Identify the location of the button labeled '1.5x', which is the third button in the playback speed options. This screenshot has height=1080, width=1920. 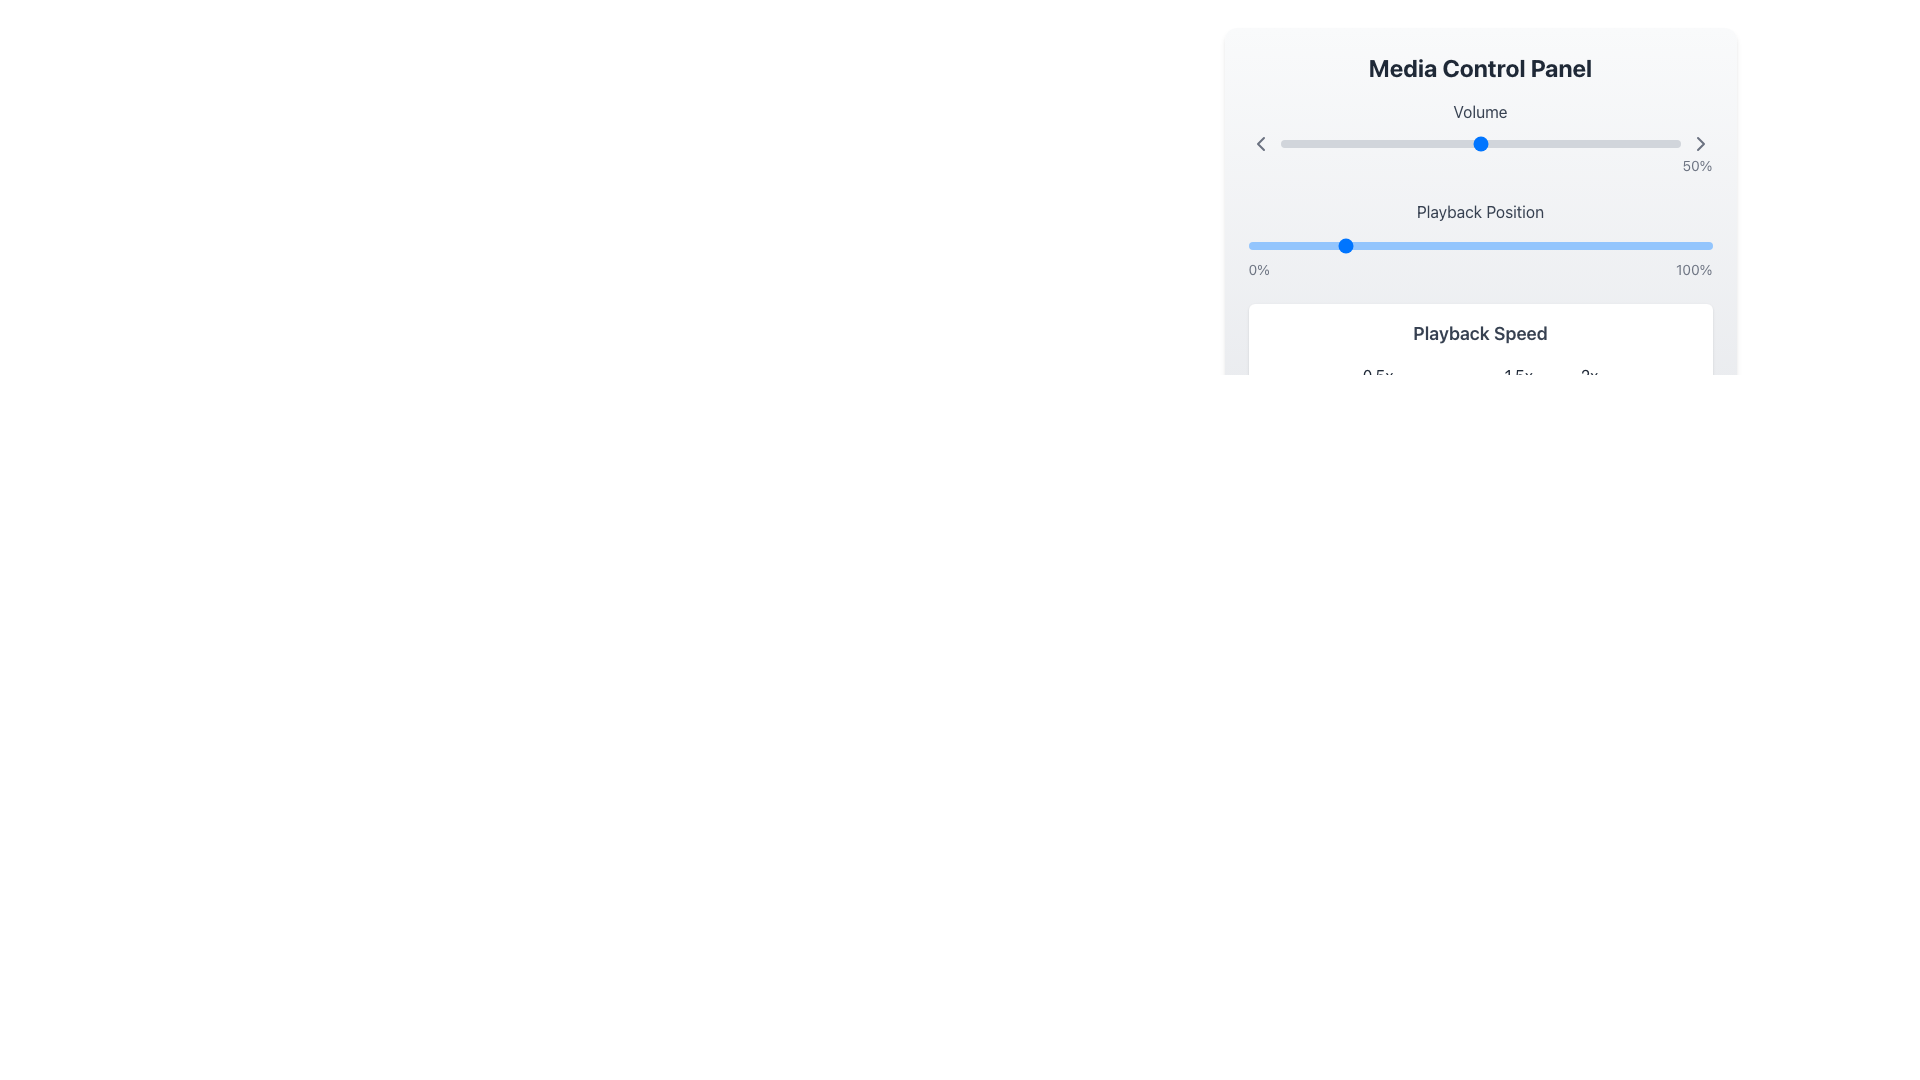
(1518, 375).